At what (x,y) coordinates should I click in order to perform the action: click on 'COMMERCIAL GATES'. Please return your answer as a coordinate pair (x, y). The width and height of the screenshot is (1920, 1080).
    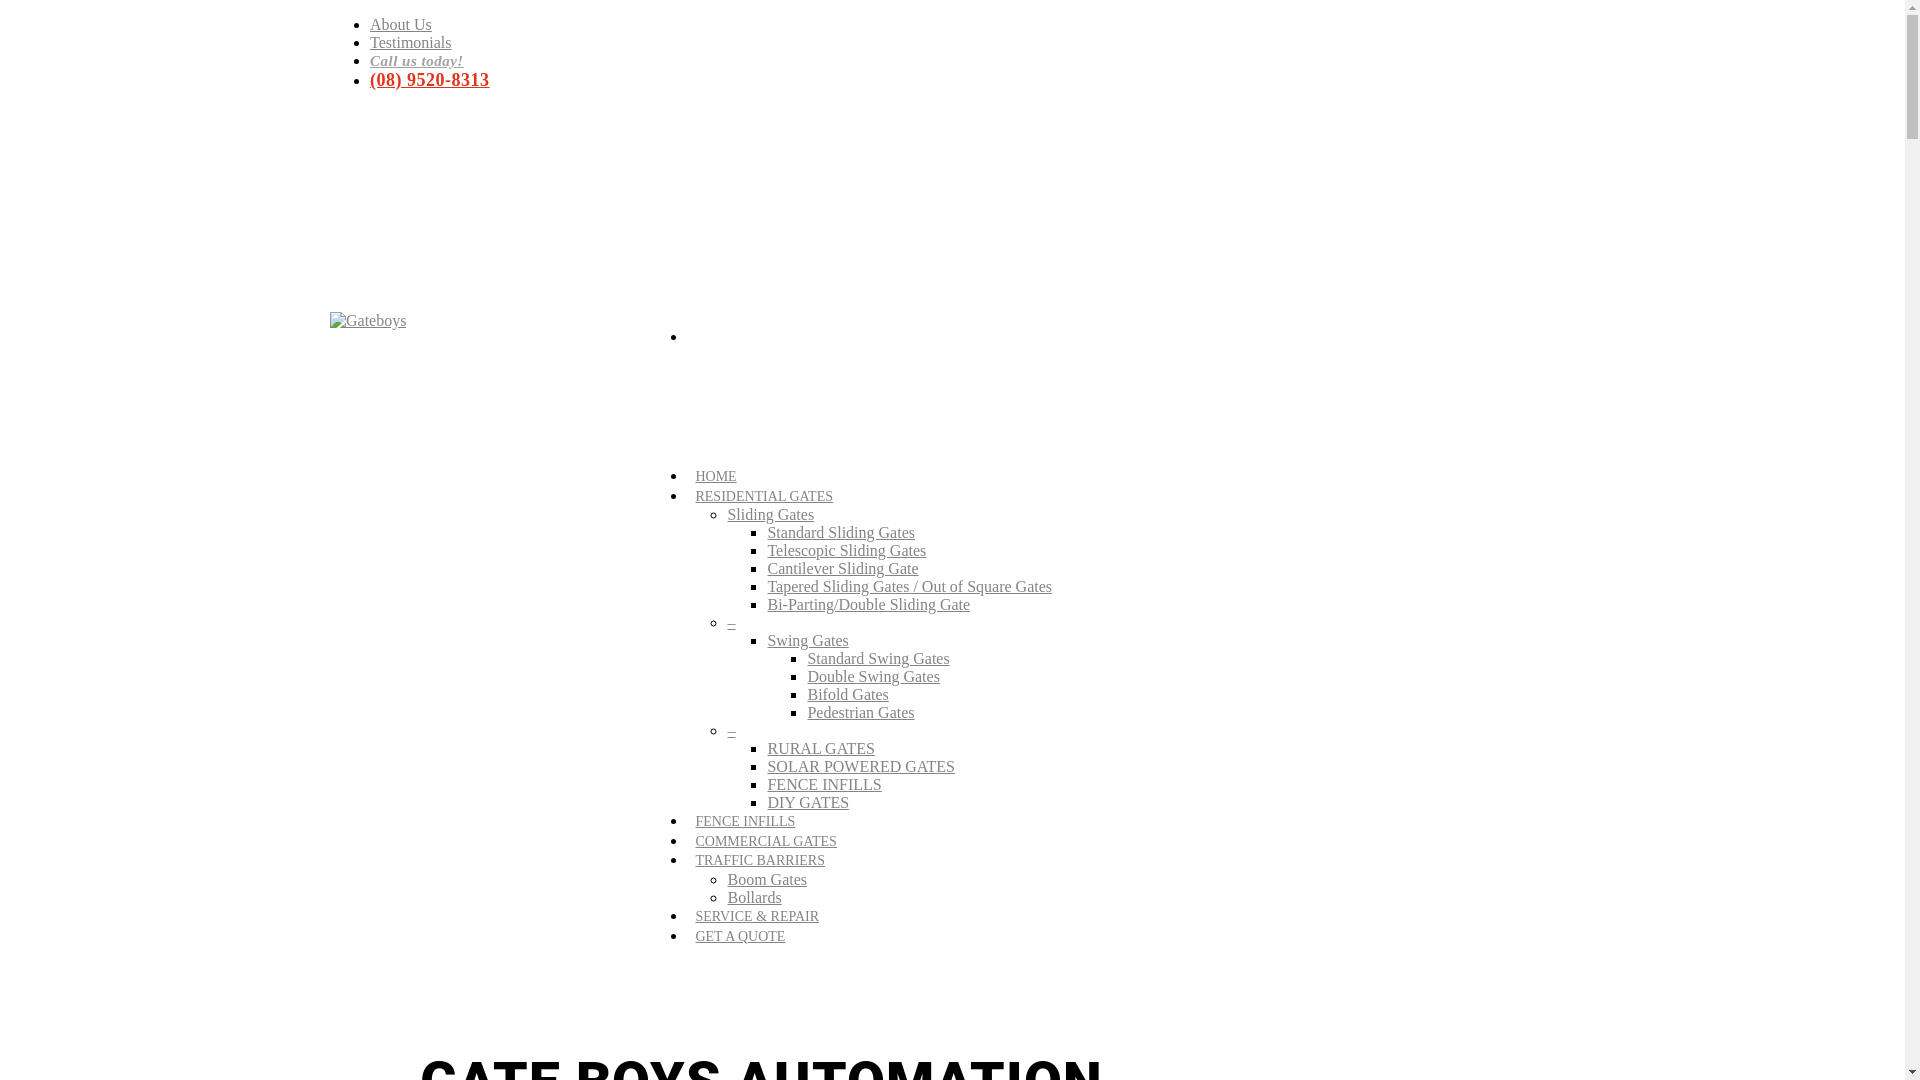
    Looking at the image, I should click on (695, 846).